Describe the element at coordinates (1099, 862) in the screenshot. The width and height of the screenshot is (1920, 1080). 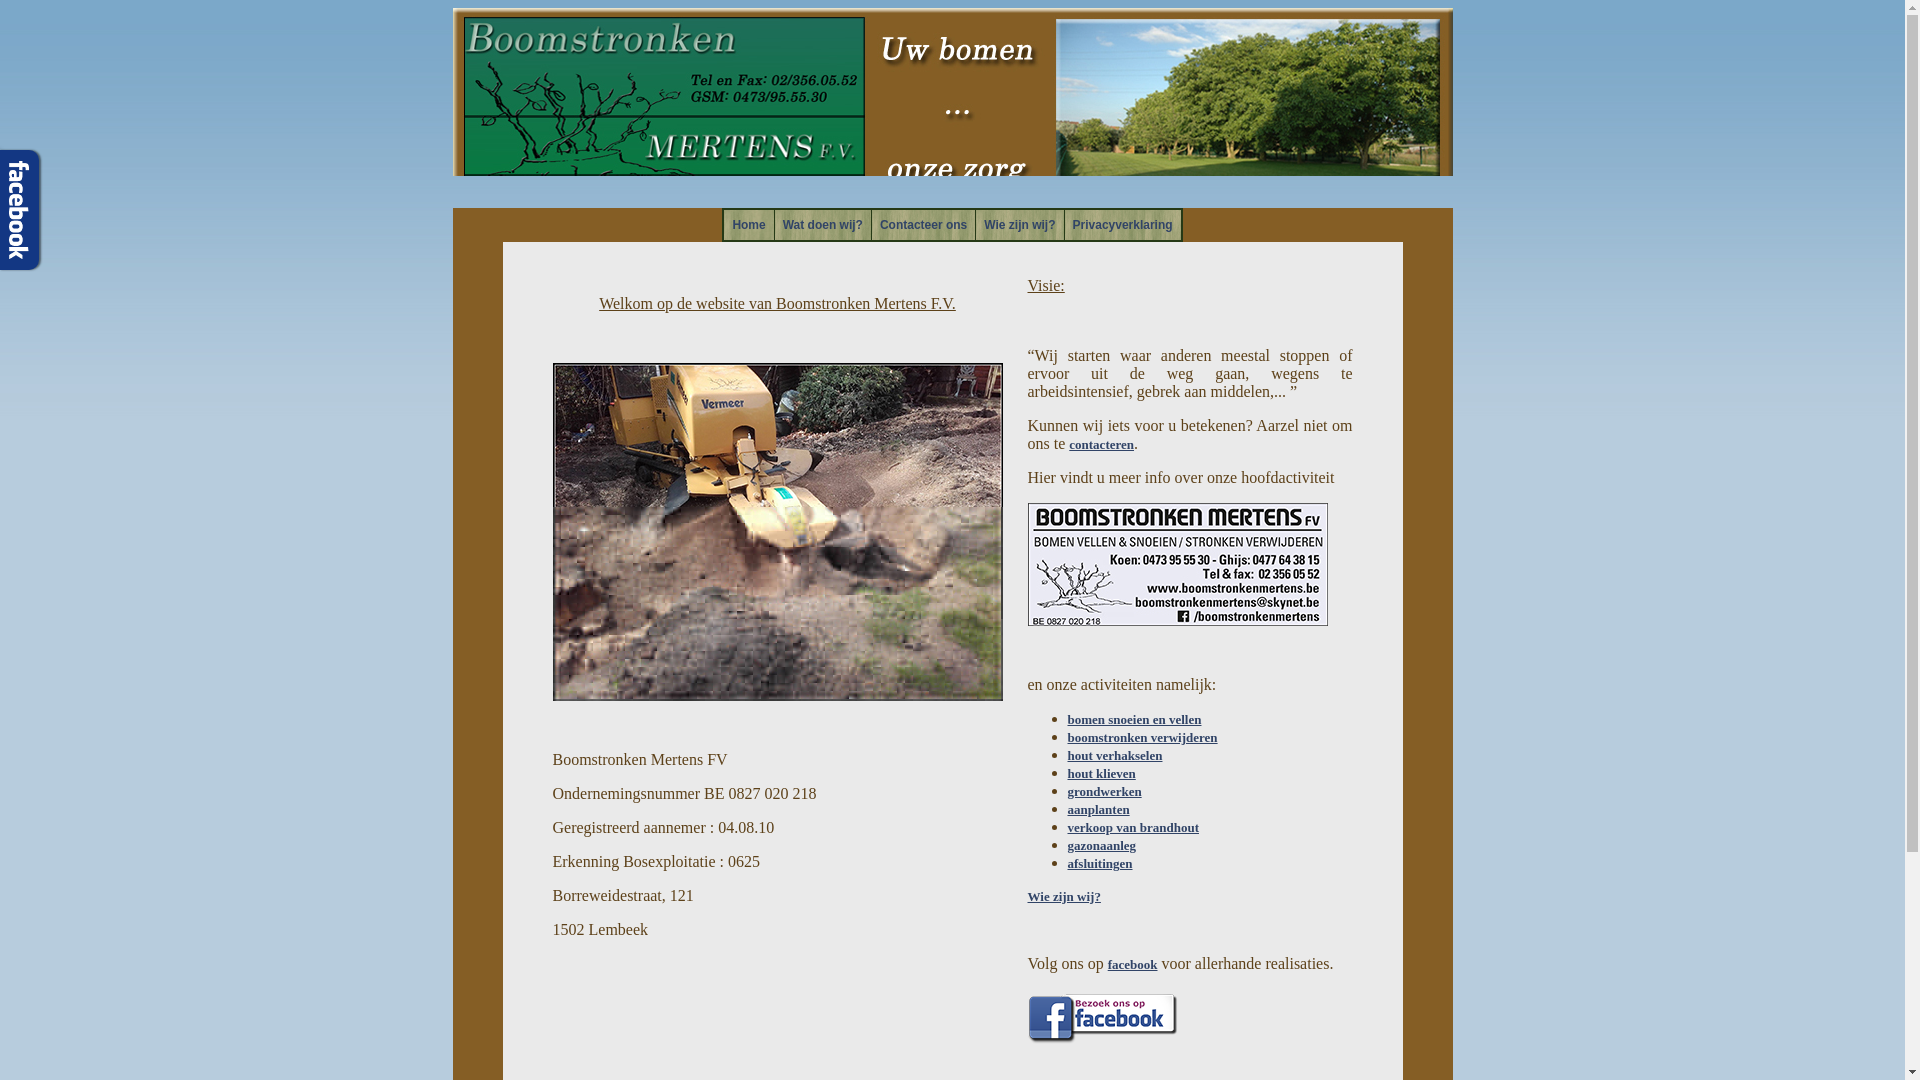
I see `'afsluitingen'` at that location.